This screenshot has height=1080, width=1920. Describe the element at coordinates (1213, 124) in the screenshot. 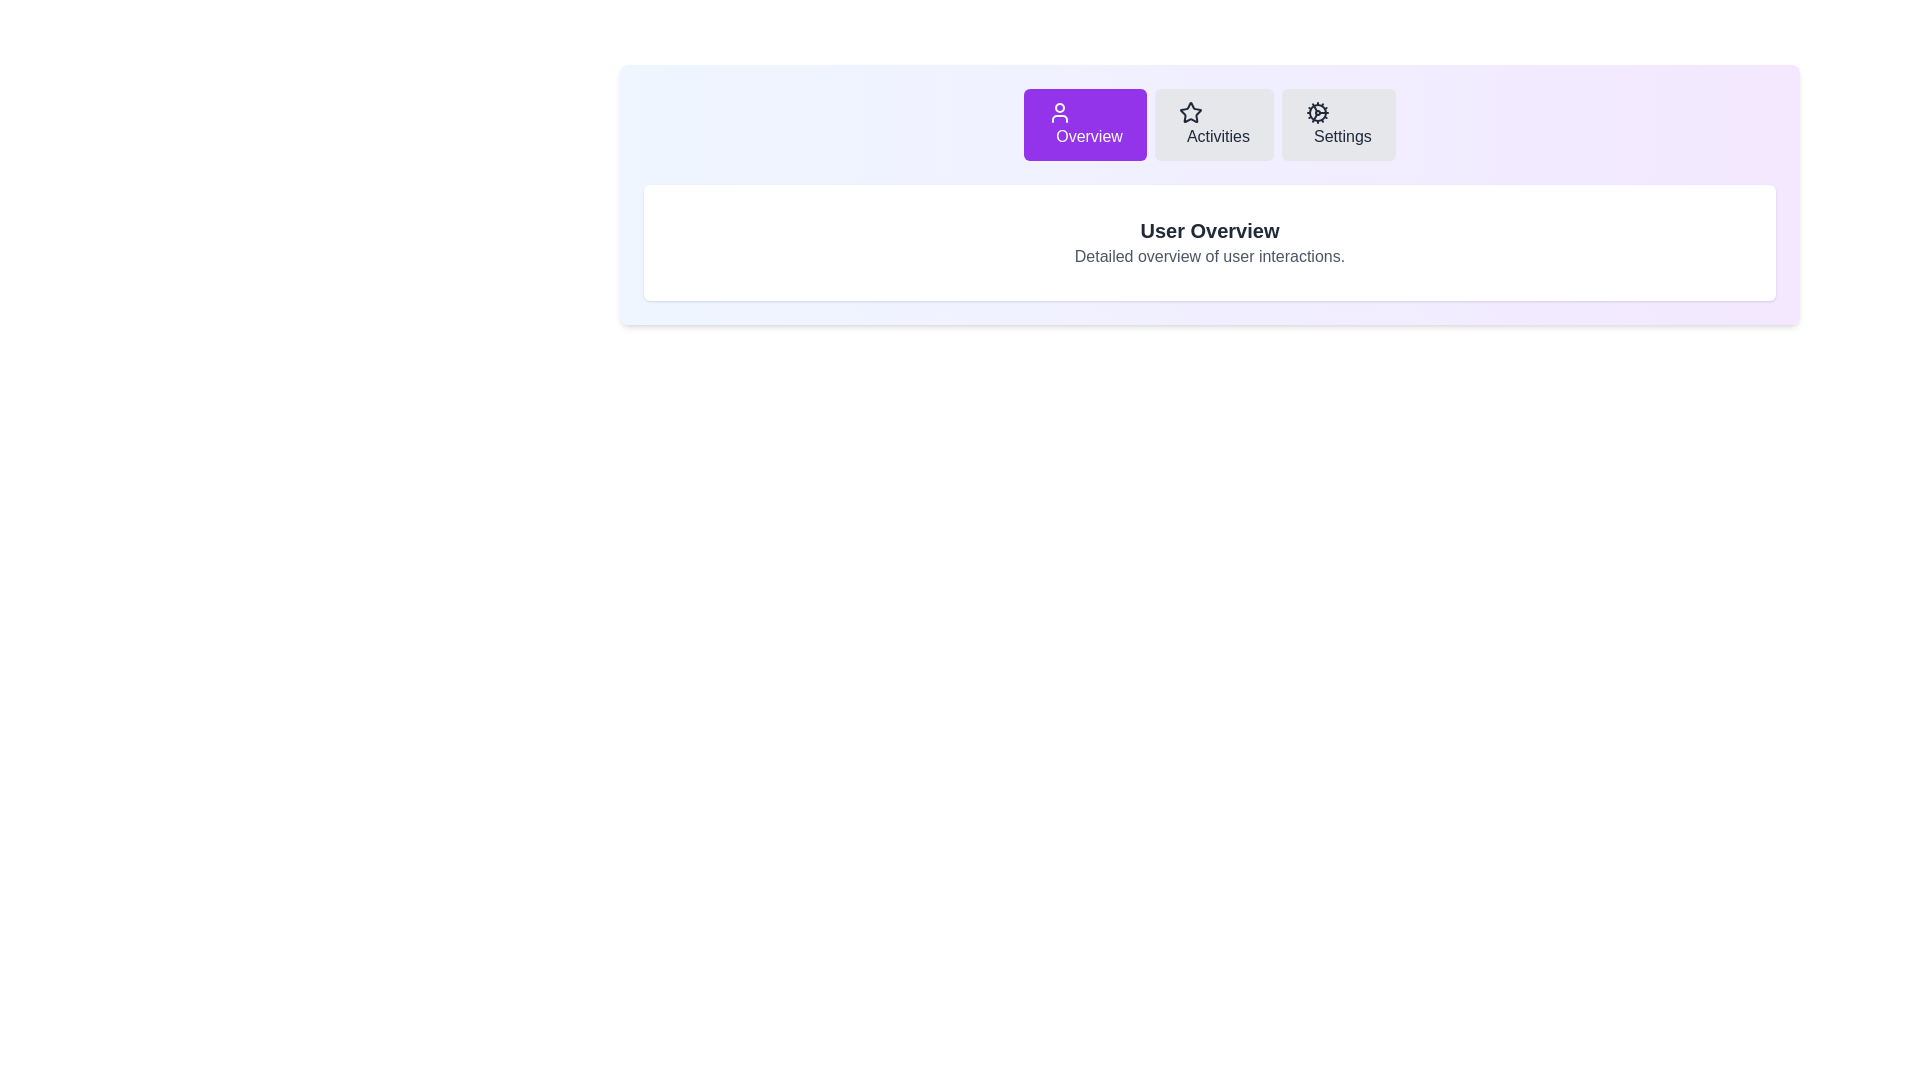

I see `the 'Activities' button, which is the second button in a horizontal navigation bar, featuring a star-shaped icon and a light-gray background` at that location.